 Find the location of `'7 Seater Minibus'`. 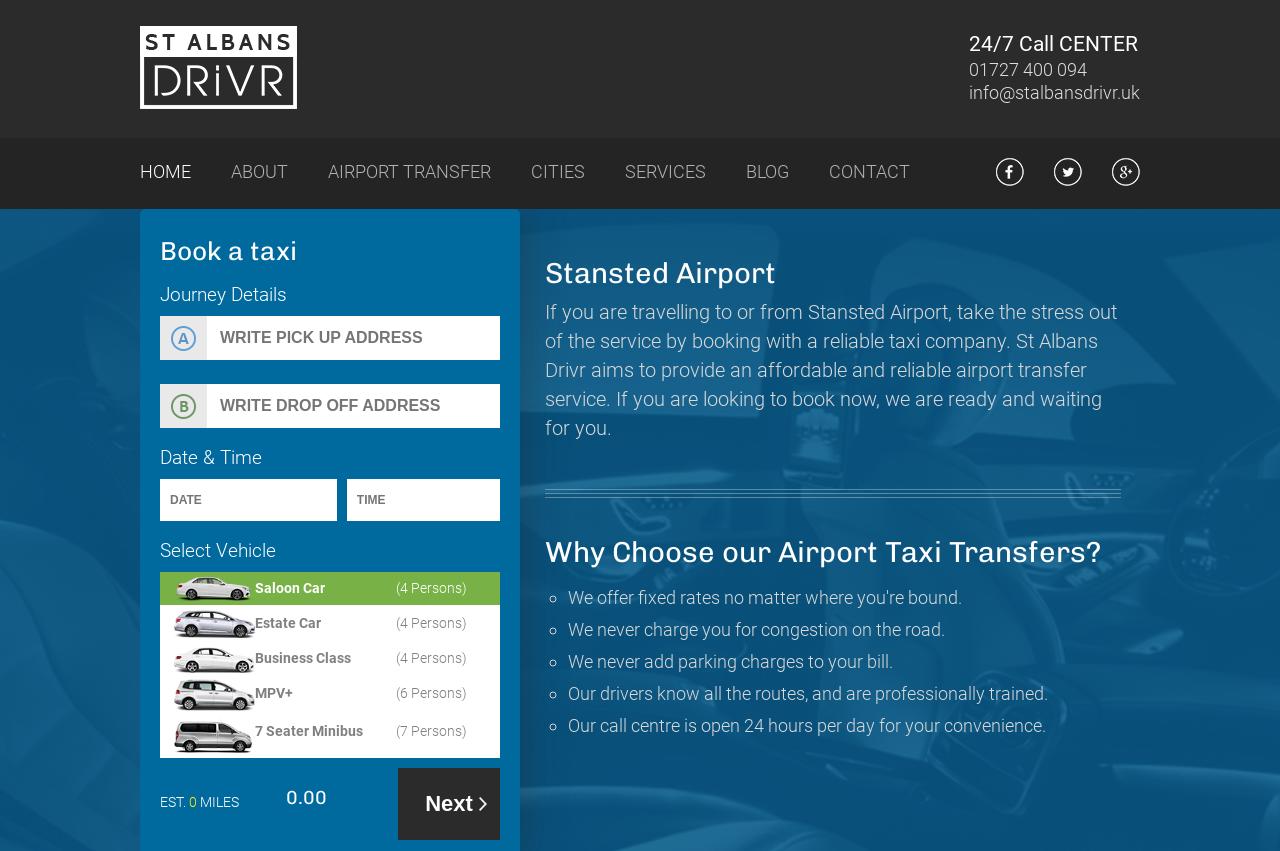

'7 Seater Minibus' is located at coordinates (307, 730).